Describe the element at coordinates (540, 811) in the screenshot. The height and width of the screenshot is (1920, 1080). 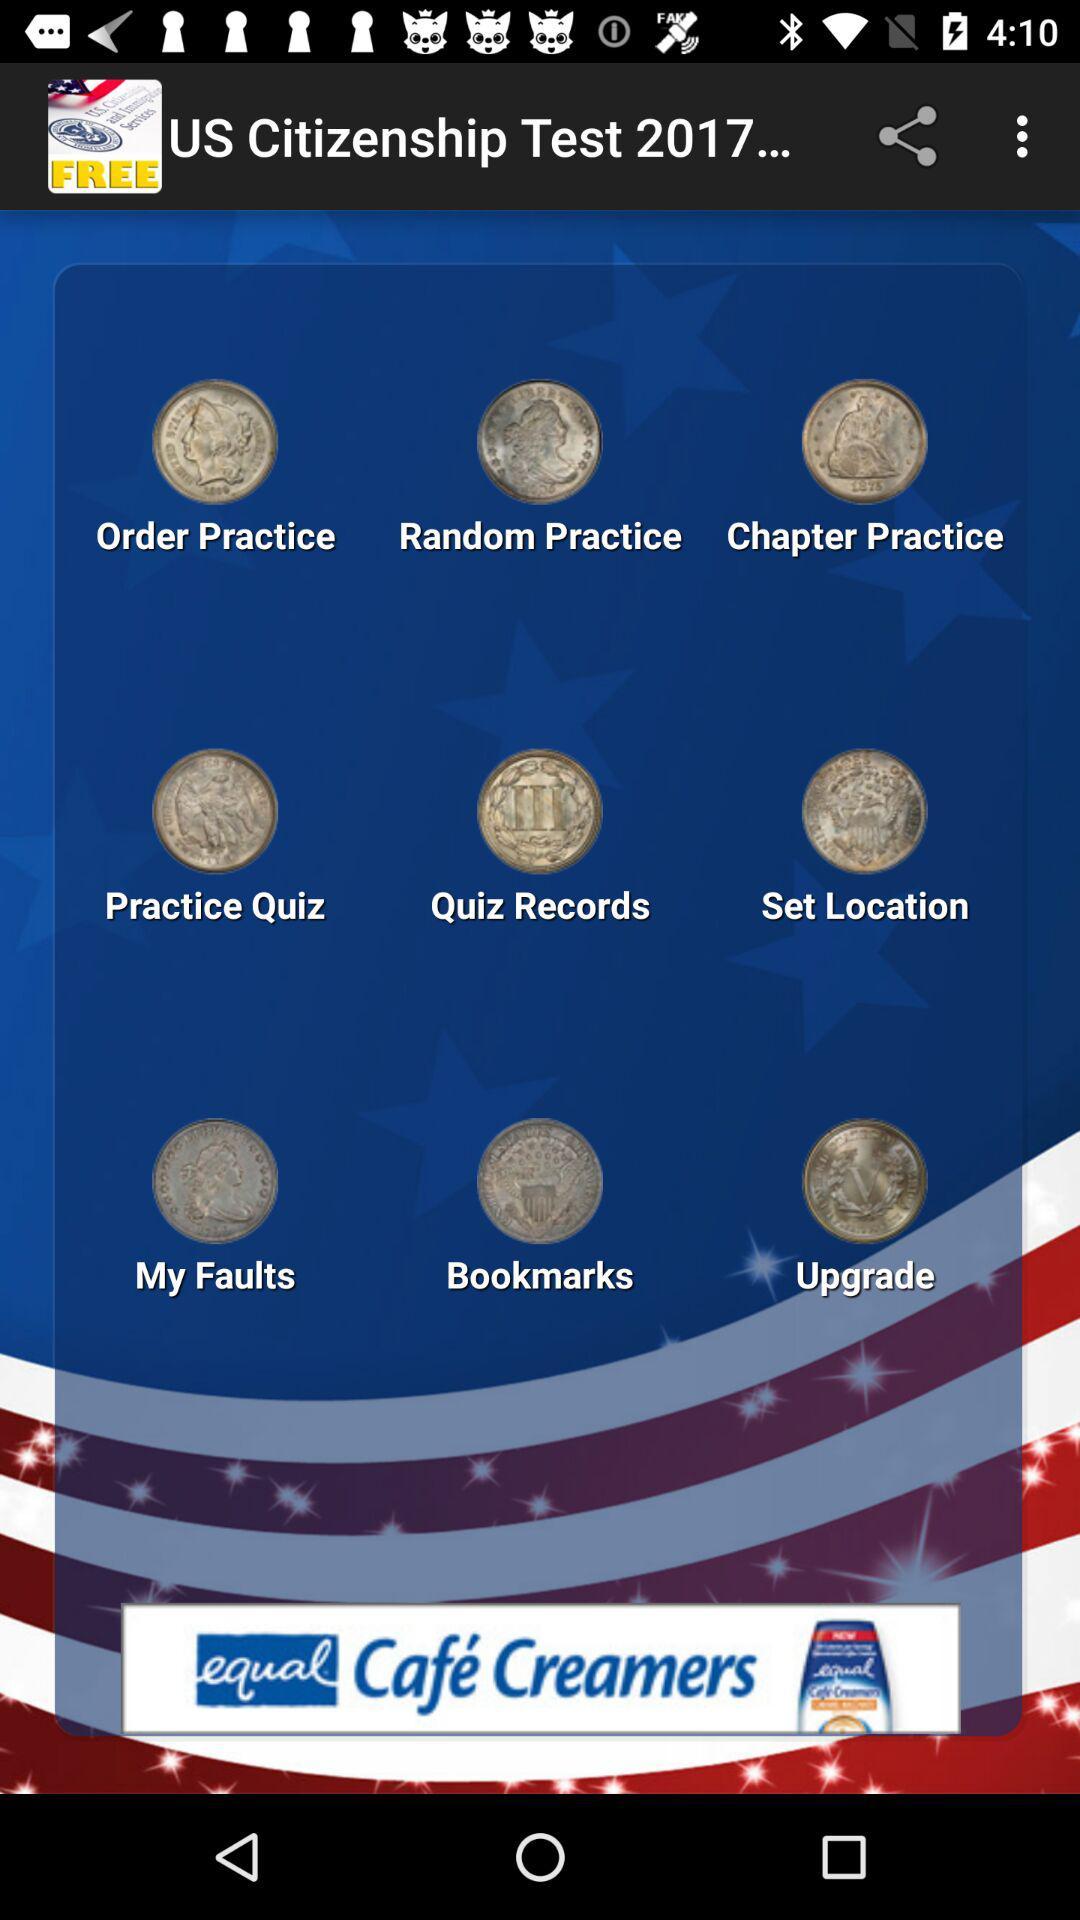
I see `access quiz records` at that location.